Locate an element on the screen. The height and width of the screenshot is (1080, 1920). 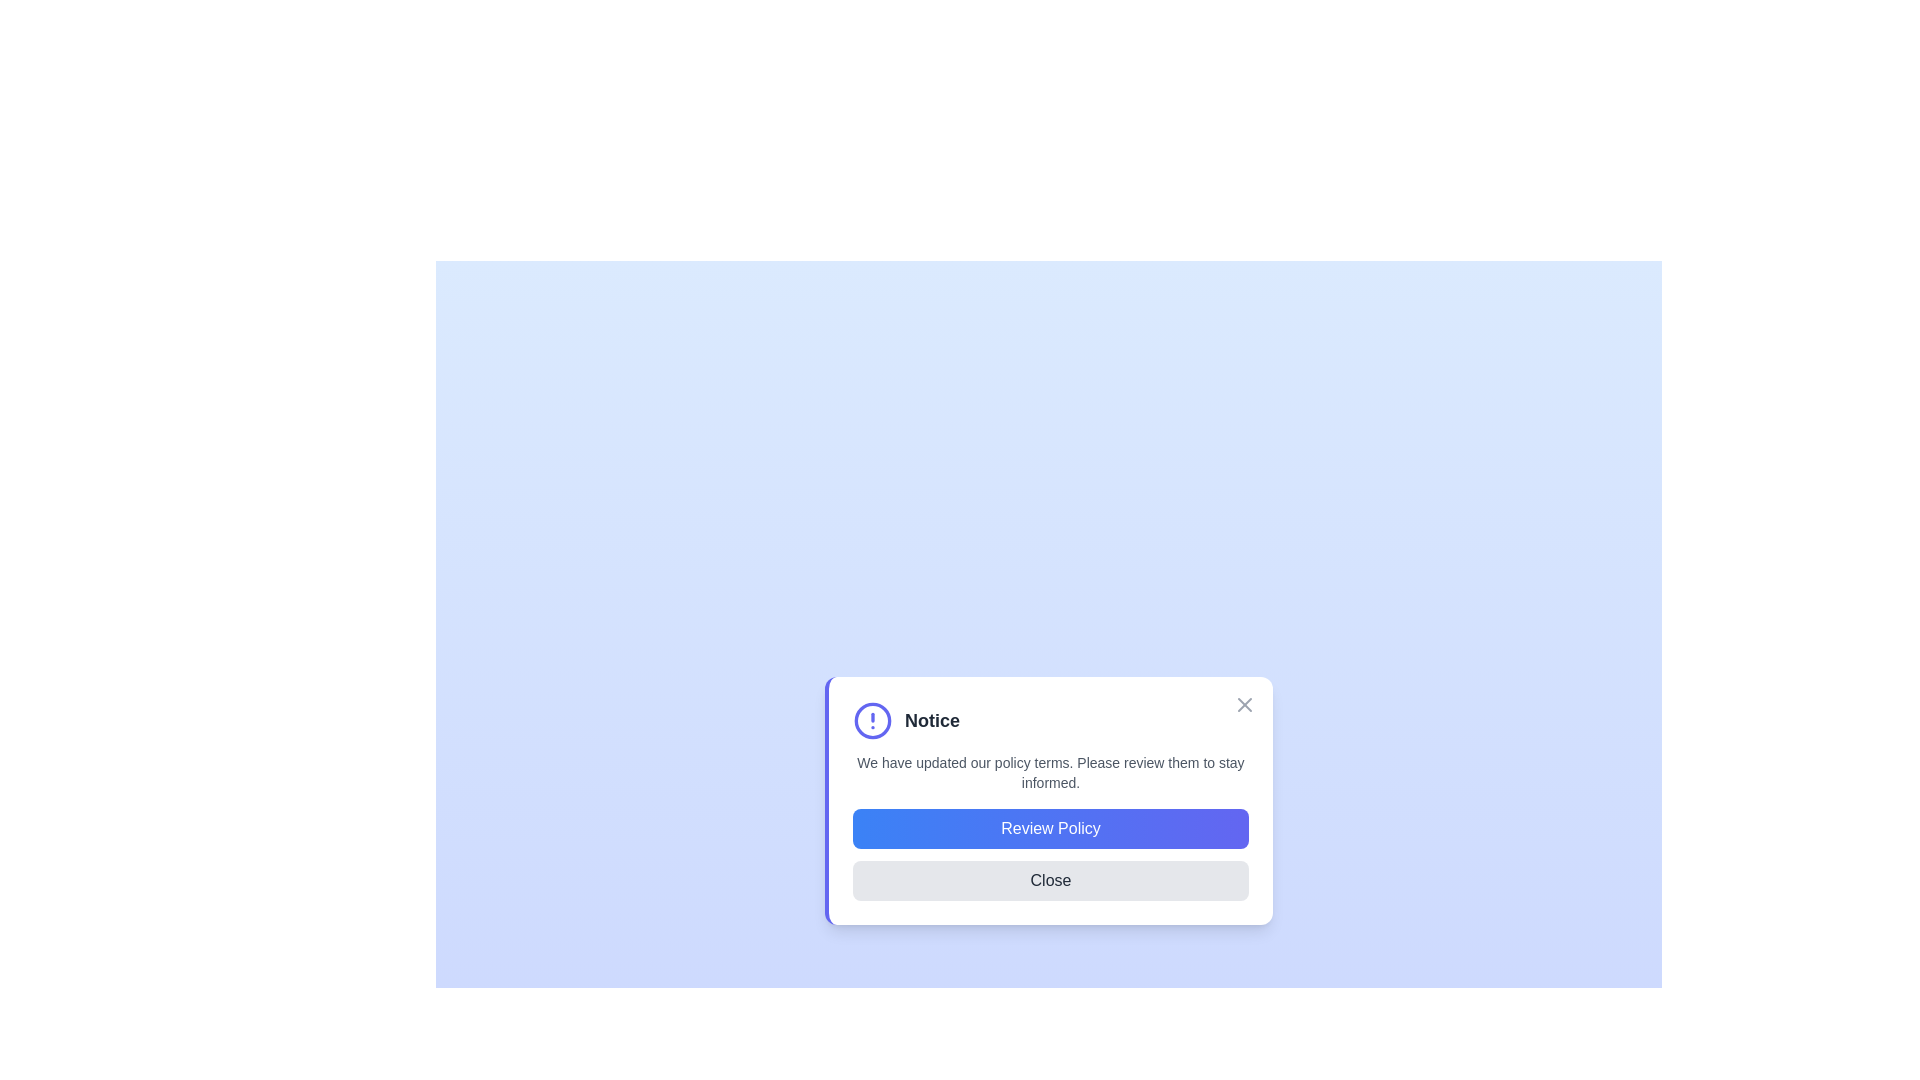
the notice icon and text to emphasize the content is located at coordinates (873, 721).